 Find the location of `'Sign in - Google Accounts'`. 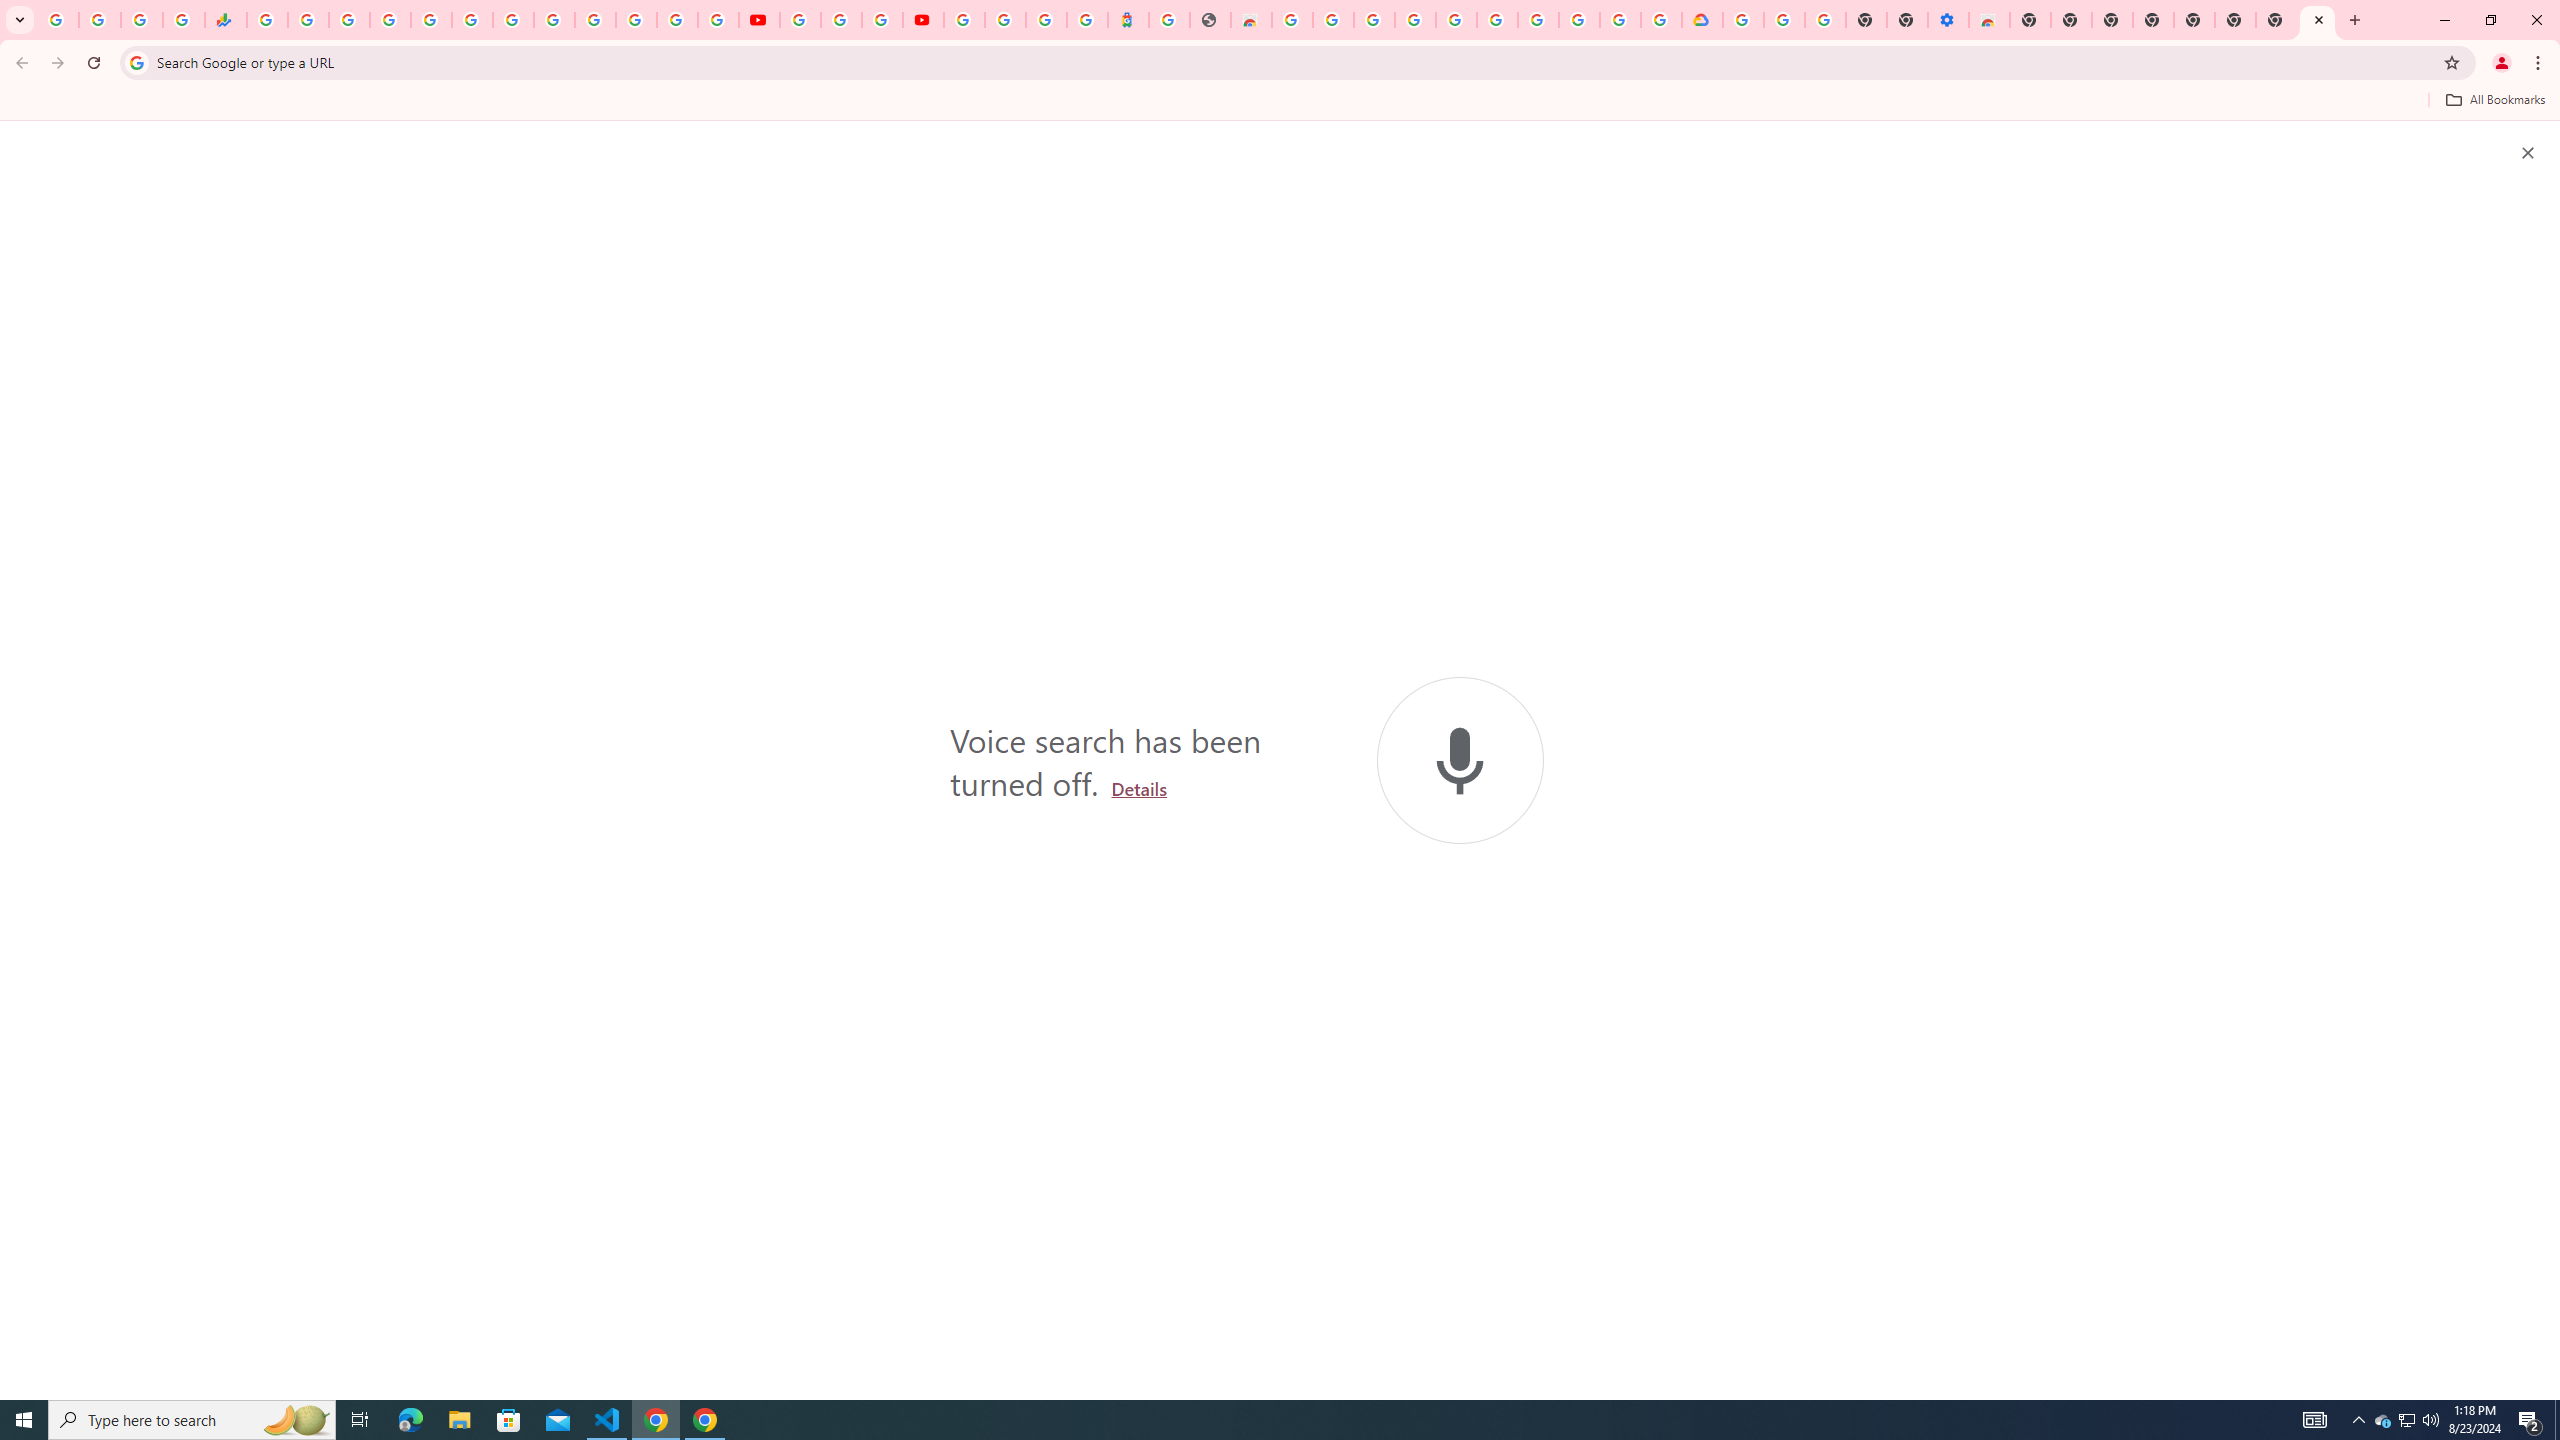

'Sign in - Google Accounts' is located at coordinates (1003, 19).